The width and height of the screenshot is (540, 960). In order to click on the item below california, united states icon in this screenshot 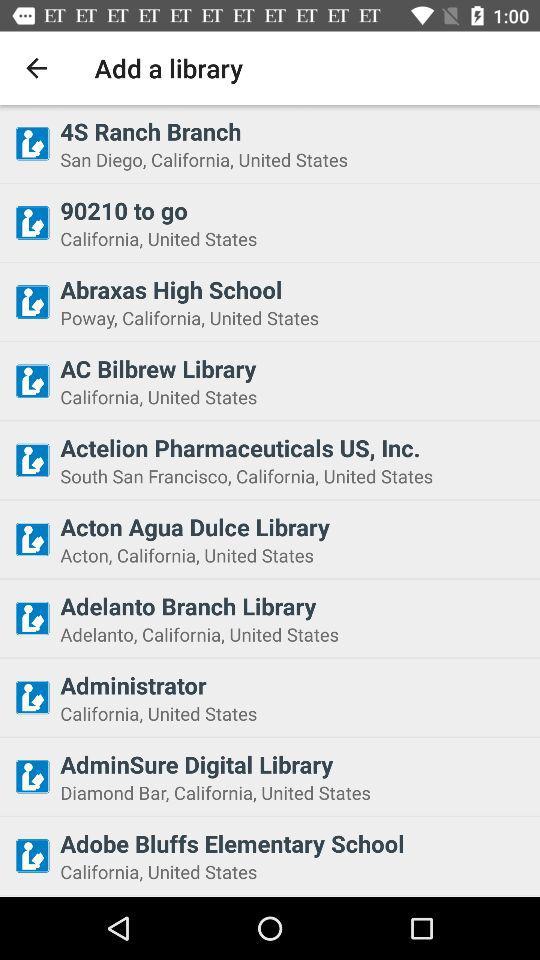, I will do `click(293, 763)`.